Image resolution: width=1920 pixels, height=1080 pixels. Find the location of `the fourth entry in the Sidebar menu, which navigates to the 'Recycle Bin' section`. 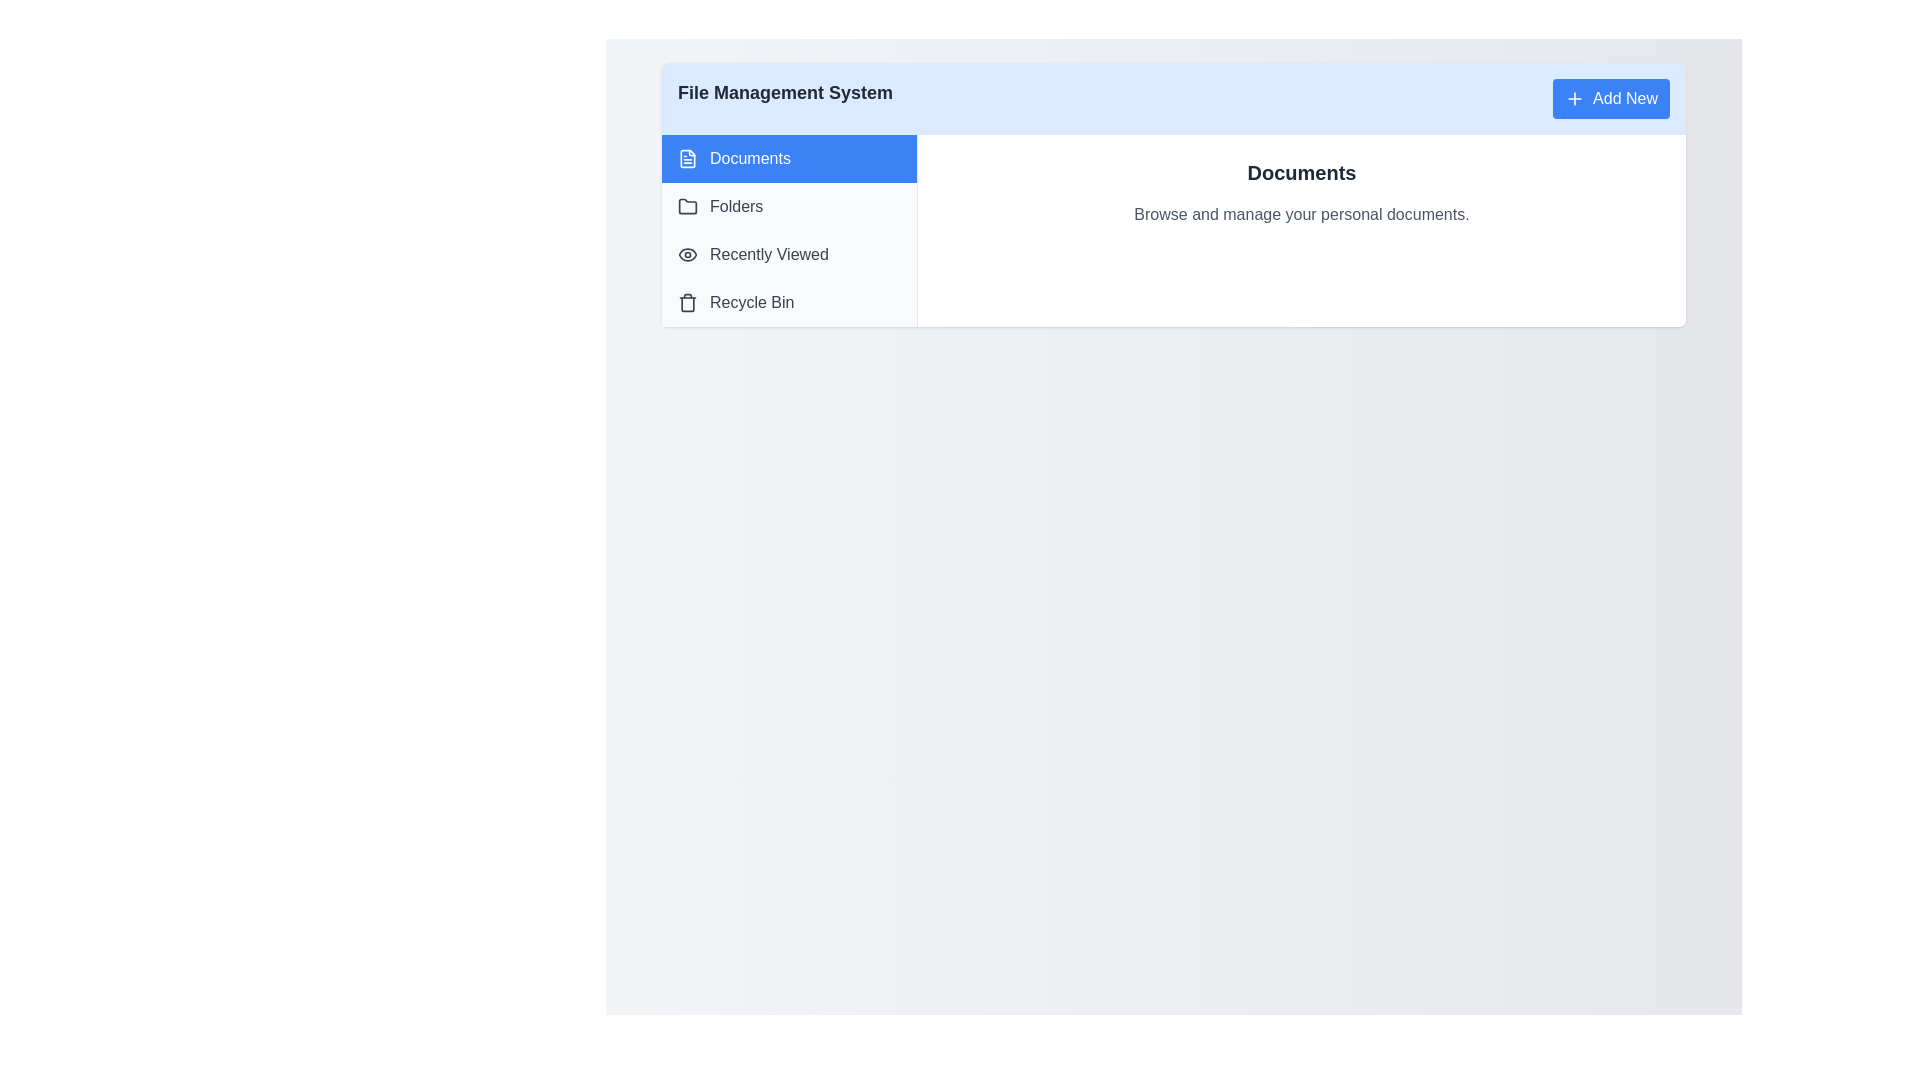

the fourth entry in the Sidebar menu, which navigates to the 'Recycle Bin' section is located at coordinates (788, 303).